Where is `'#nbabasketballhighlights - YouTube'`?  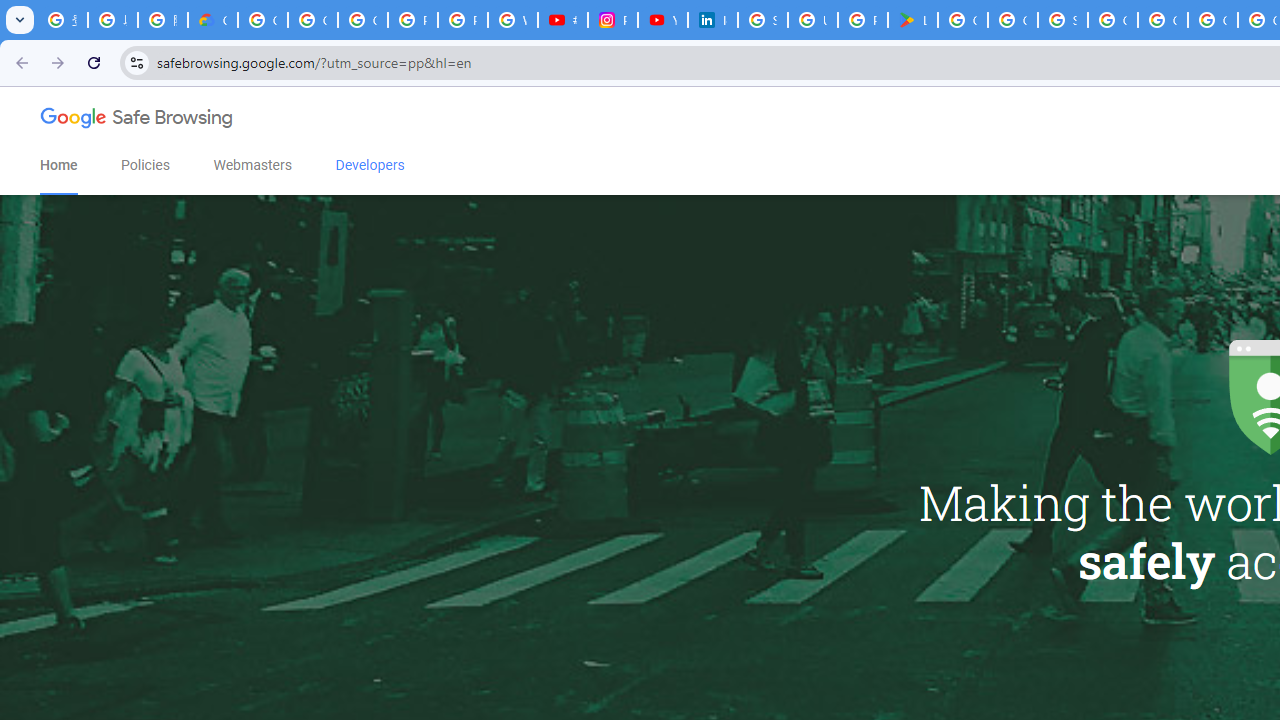 '#nbabasketballhighlights - YouTube' is located at coordinates (561, 20).